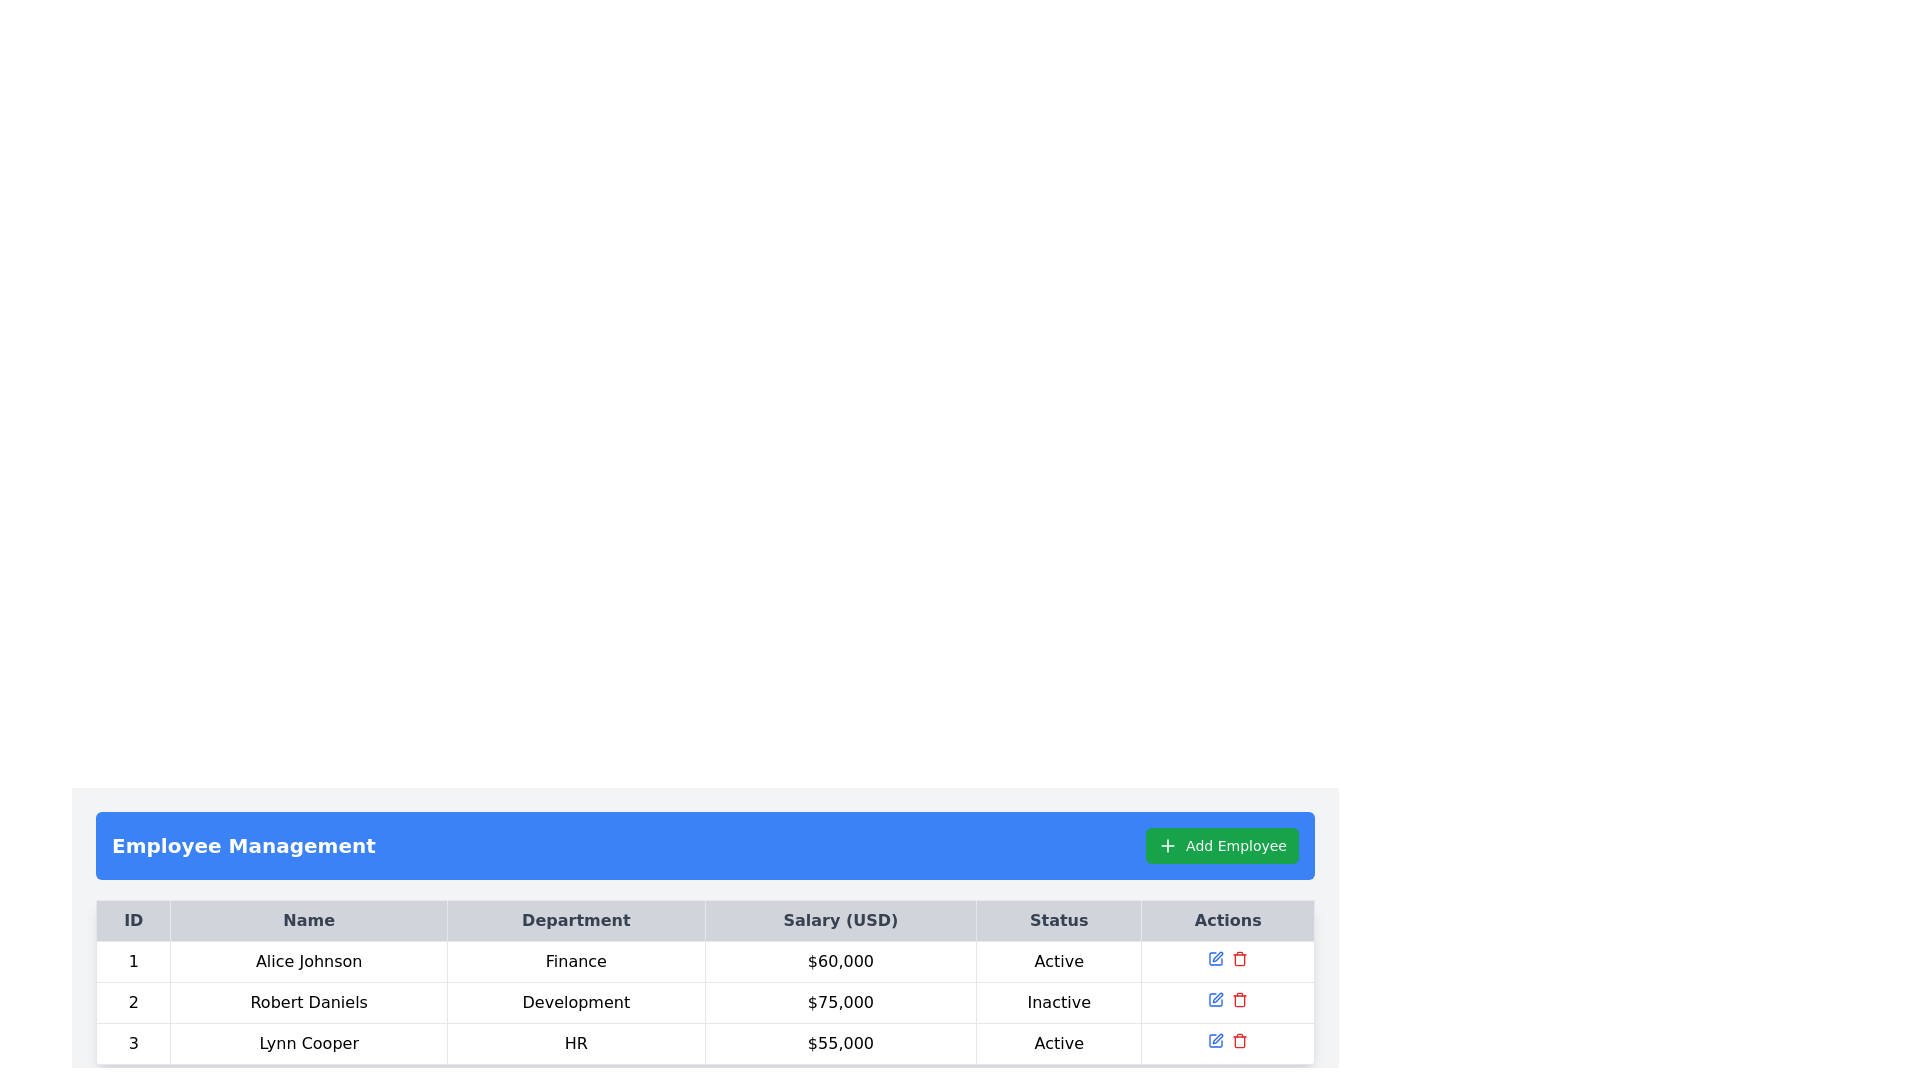 Image resolution: width=1920 pixels, height=1080 pixels. I want to click on the static text label or title that categorizes the section for managing employees, located in a blue bar at the top left of the section, so click(242, 845).